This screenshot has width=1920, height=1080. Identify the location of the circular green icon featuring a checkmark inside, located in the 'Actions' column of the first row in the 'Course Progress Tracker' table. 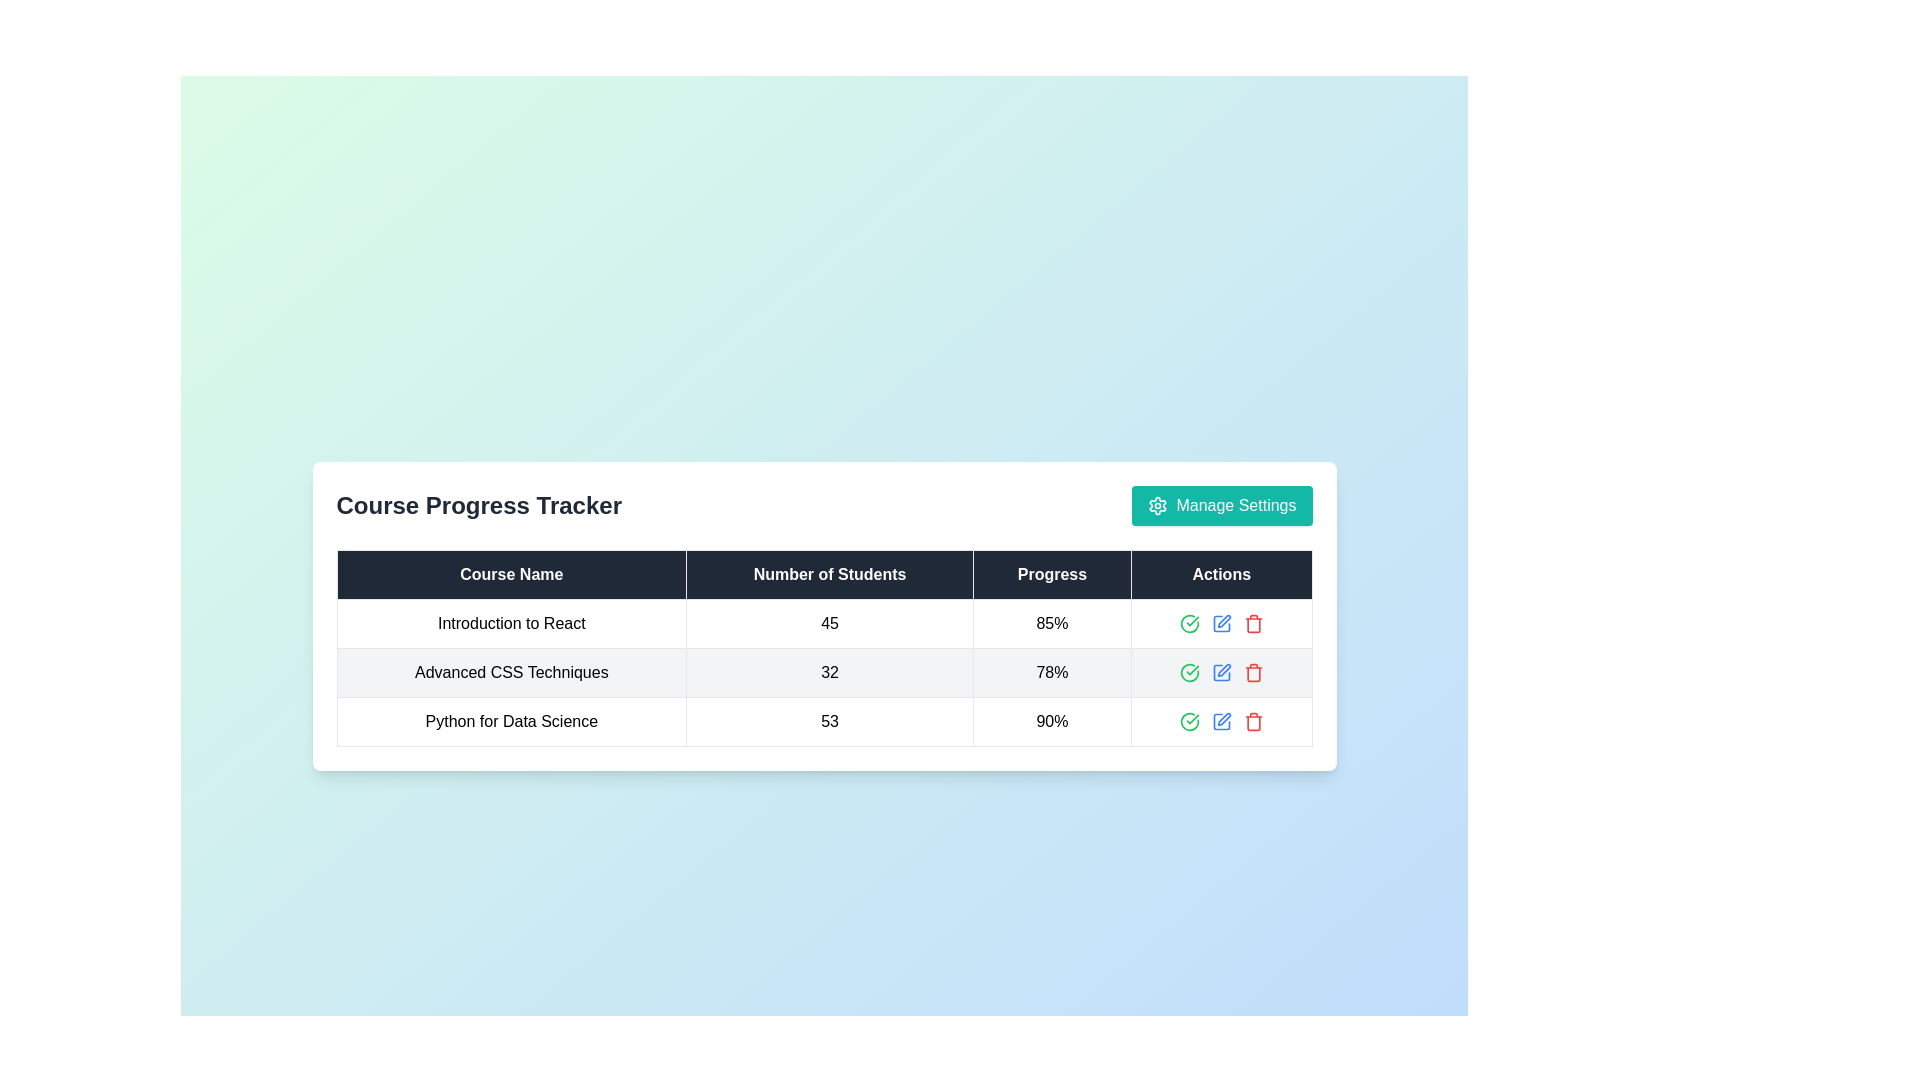
(1189, 622).